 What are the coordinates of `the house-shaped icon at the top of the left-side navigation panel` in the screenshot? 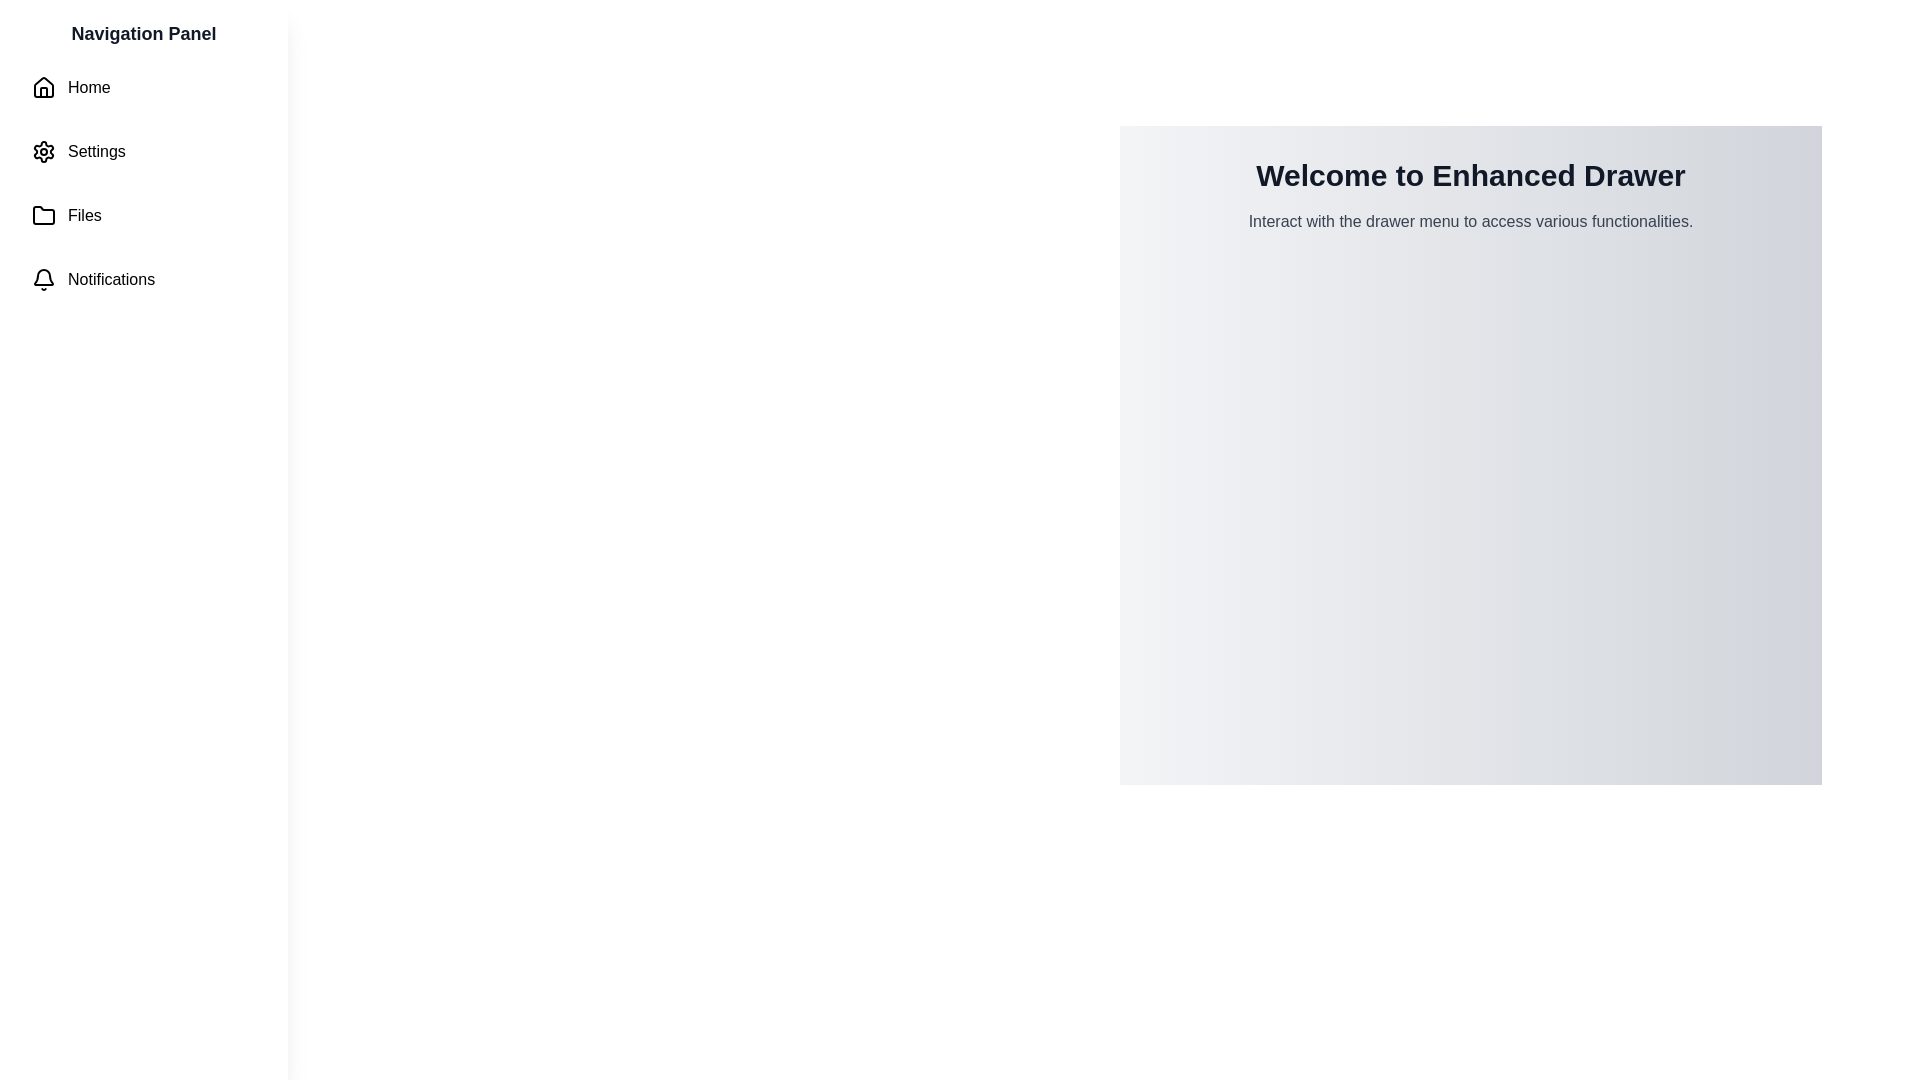 It's located at (43, 86).